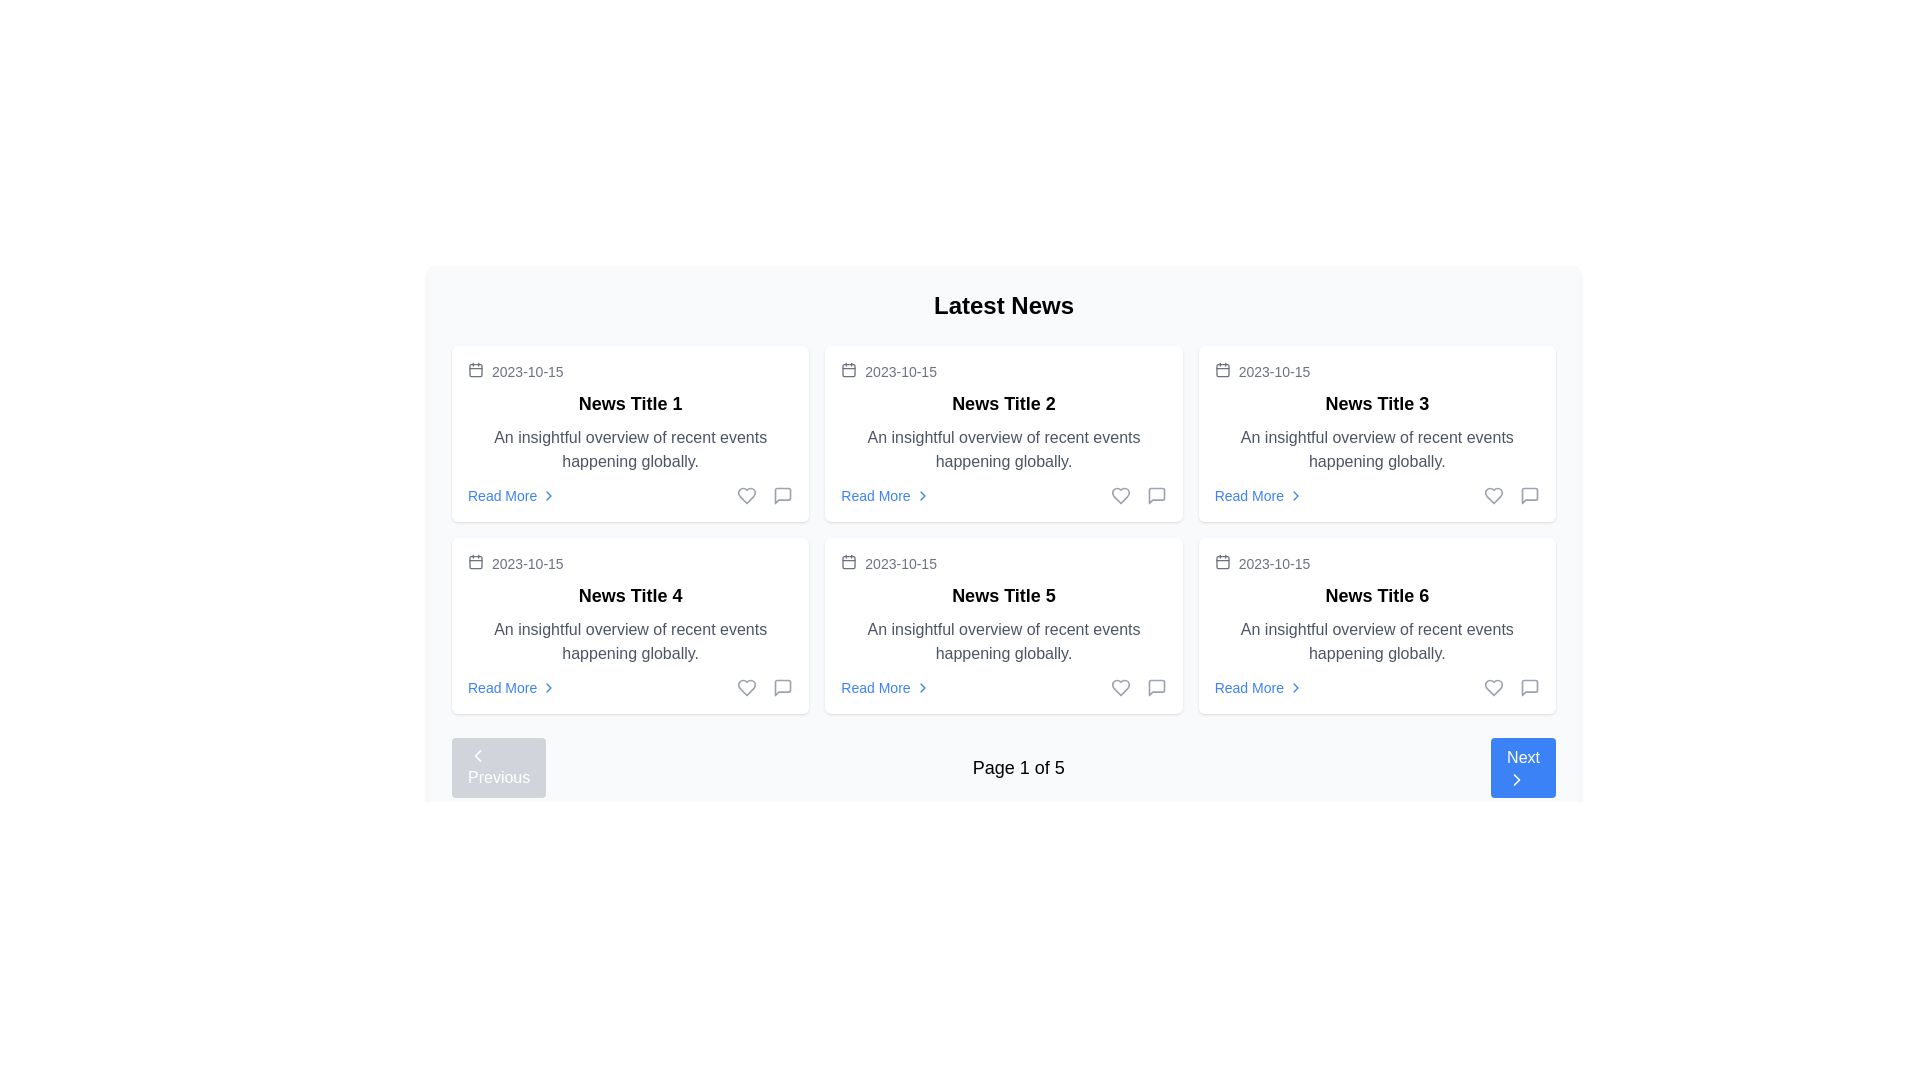  What do you see at coordinates (921, 495) in the screenshot?
I see `the chevron icon indicating the 'Read More' link, located in the top row, second column of the news items grid` at bounding box center [921, 495].